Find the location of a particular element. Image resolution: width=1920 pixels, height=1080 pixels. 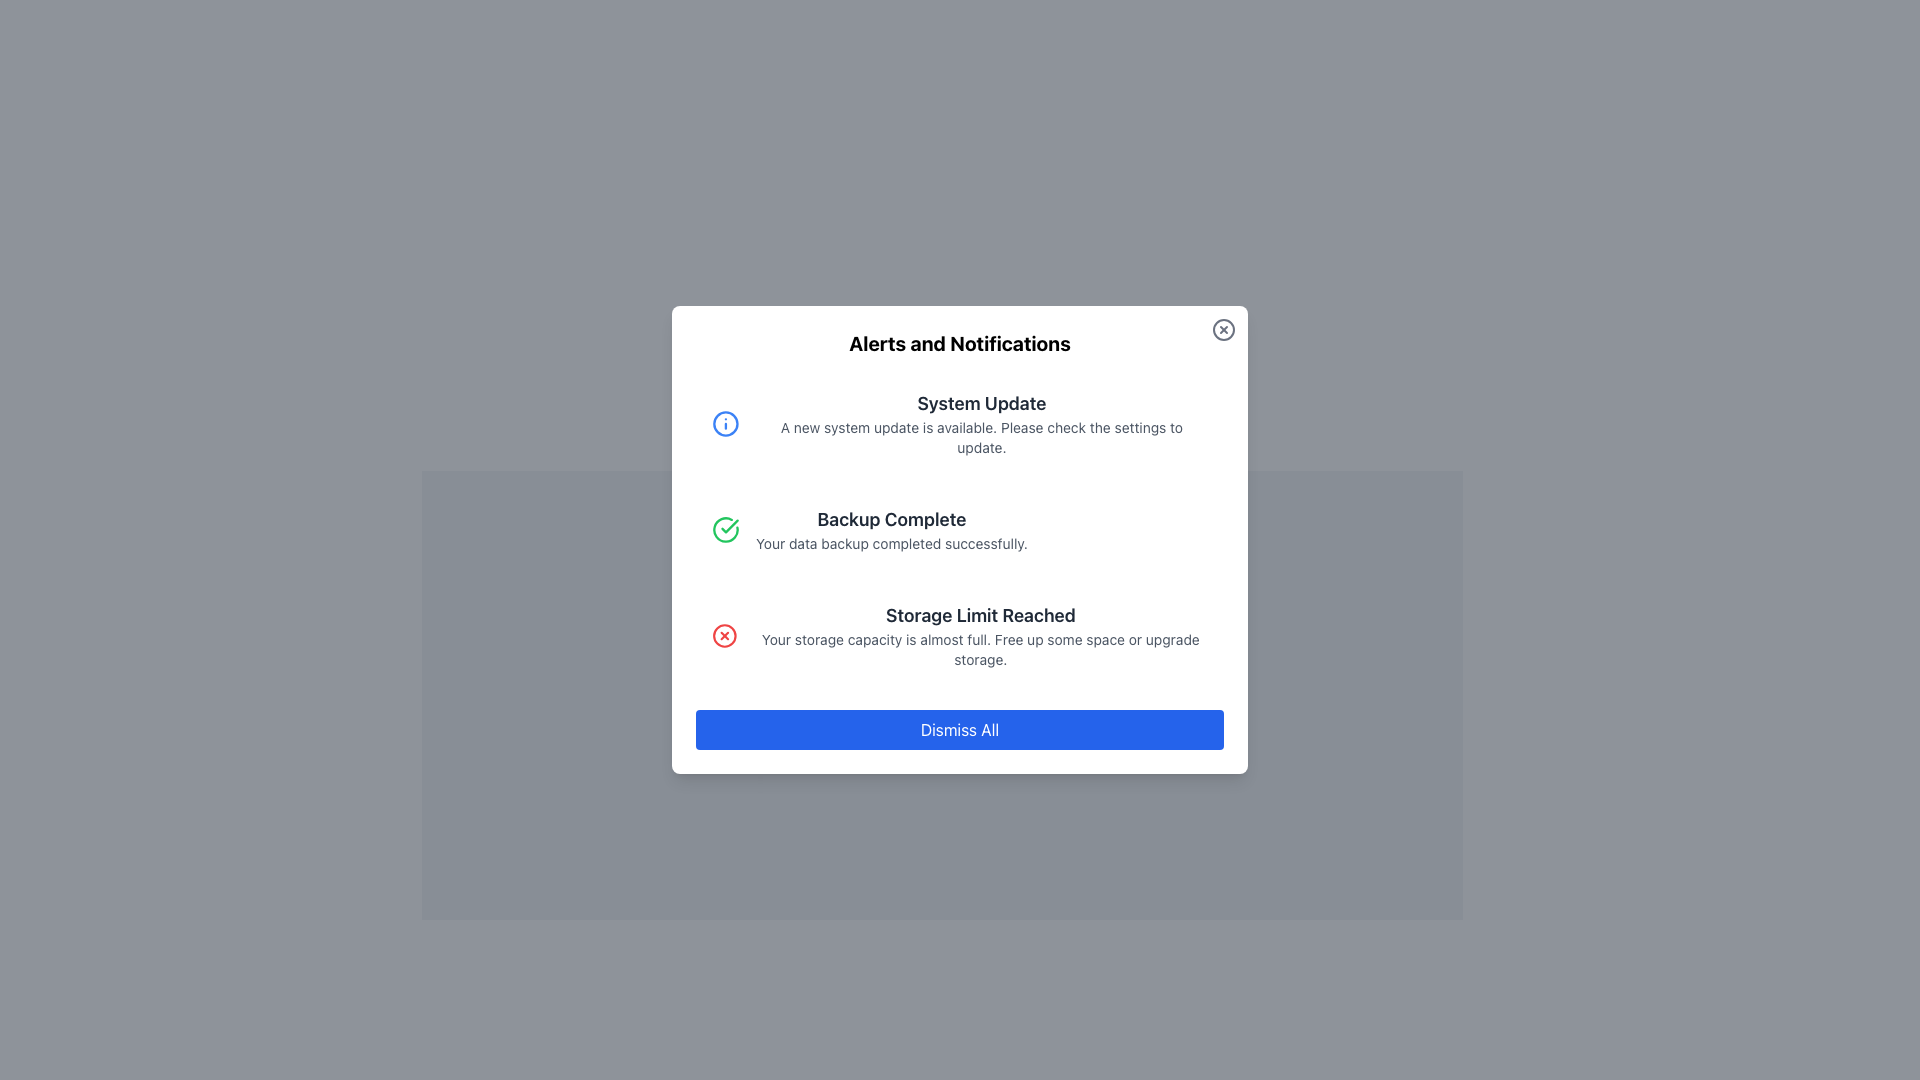

the circular close button located at the top-right corner of the notification modal, which features a cross inside a bordered circle is located at coordinates (1223, 329).